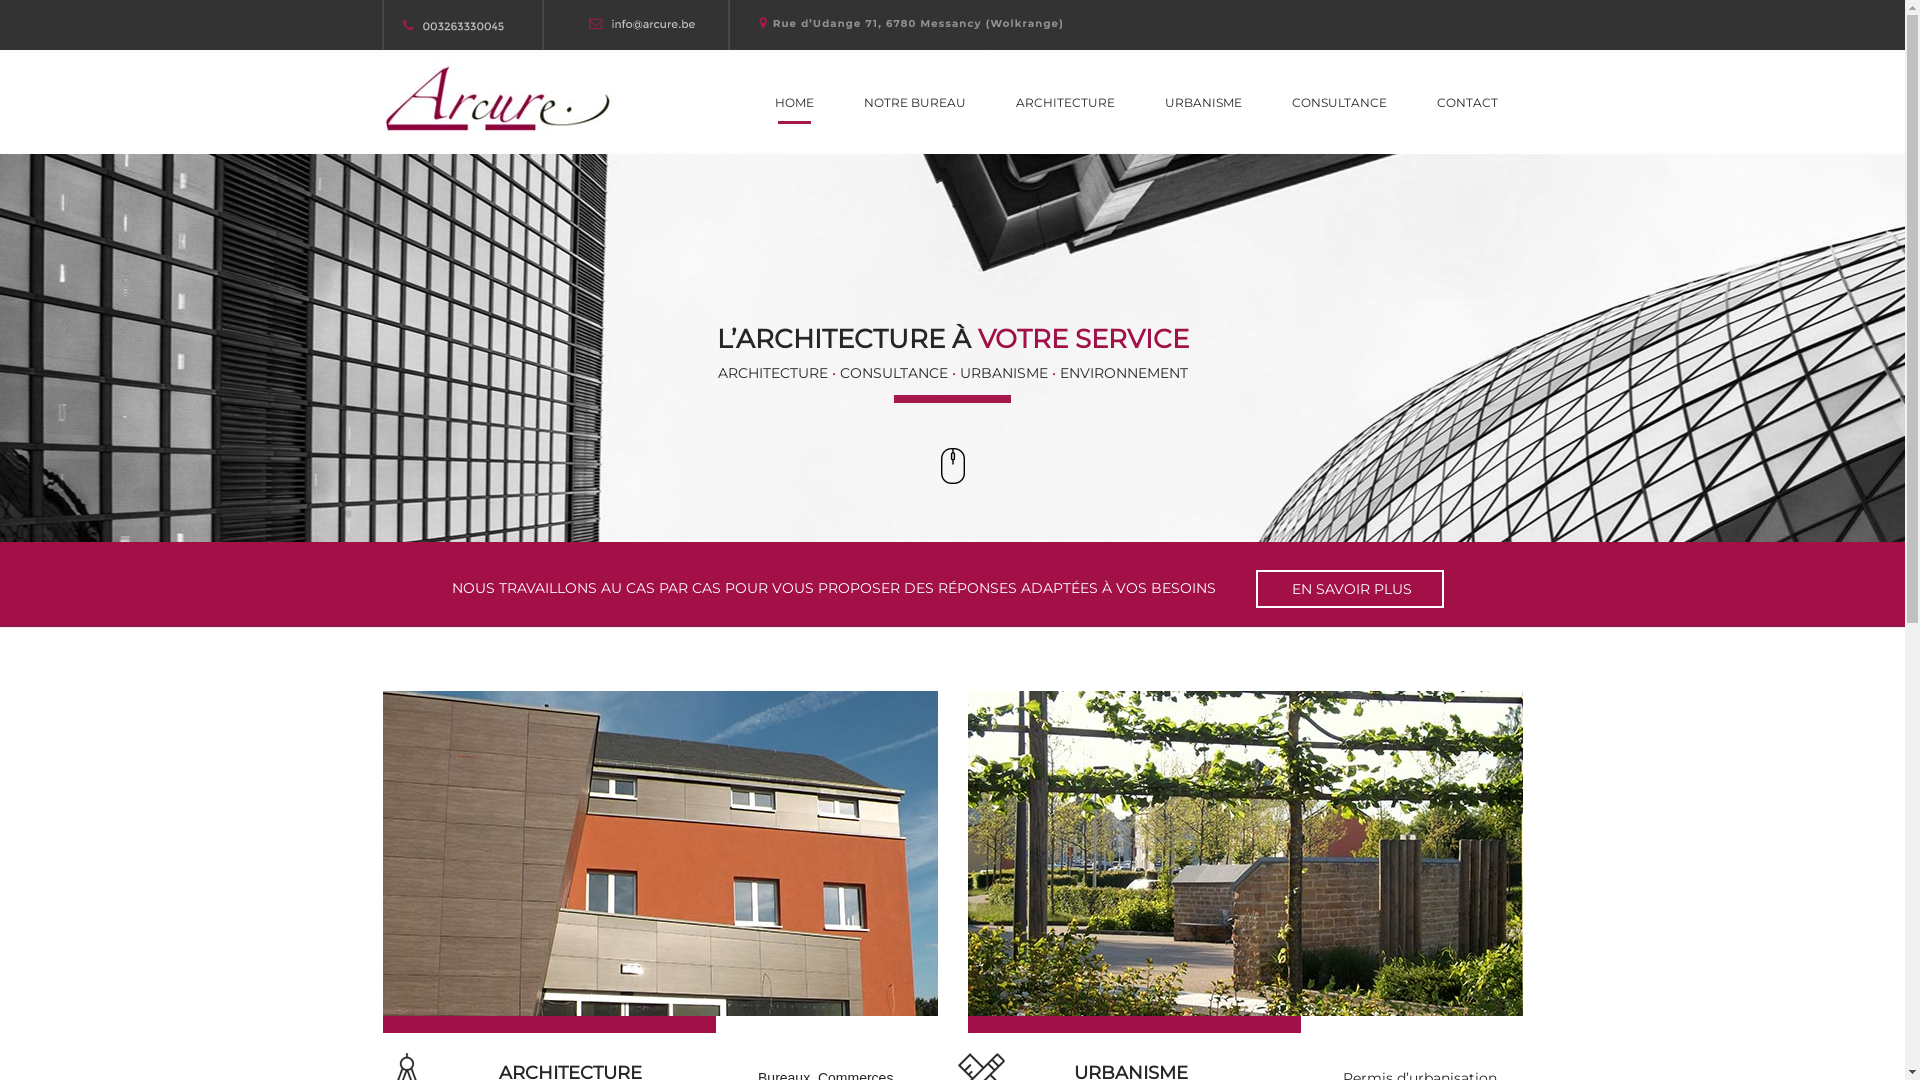 The image size is (1920, 1080). Describe the element at coordinates (748, 103) in the screenshot. I see `'HOME'` at that location.